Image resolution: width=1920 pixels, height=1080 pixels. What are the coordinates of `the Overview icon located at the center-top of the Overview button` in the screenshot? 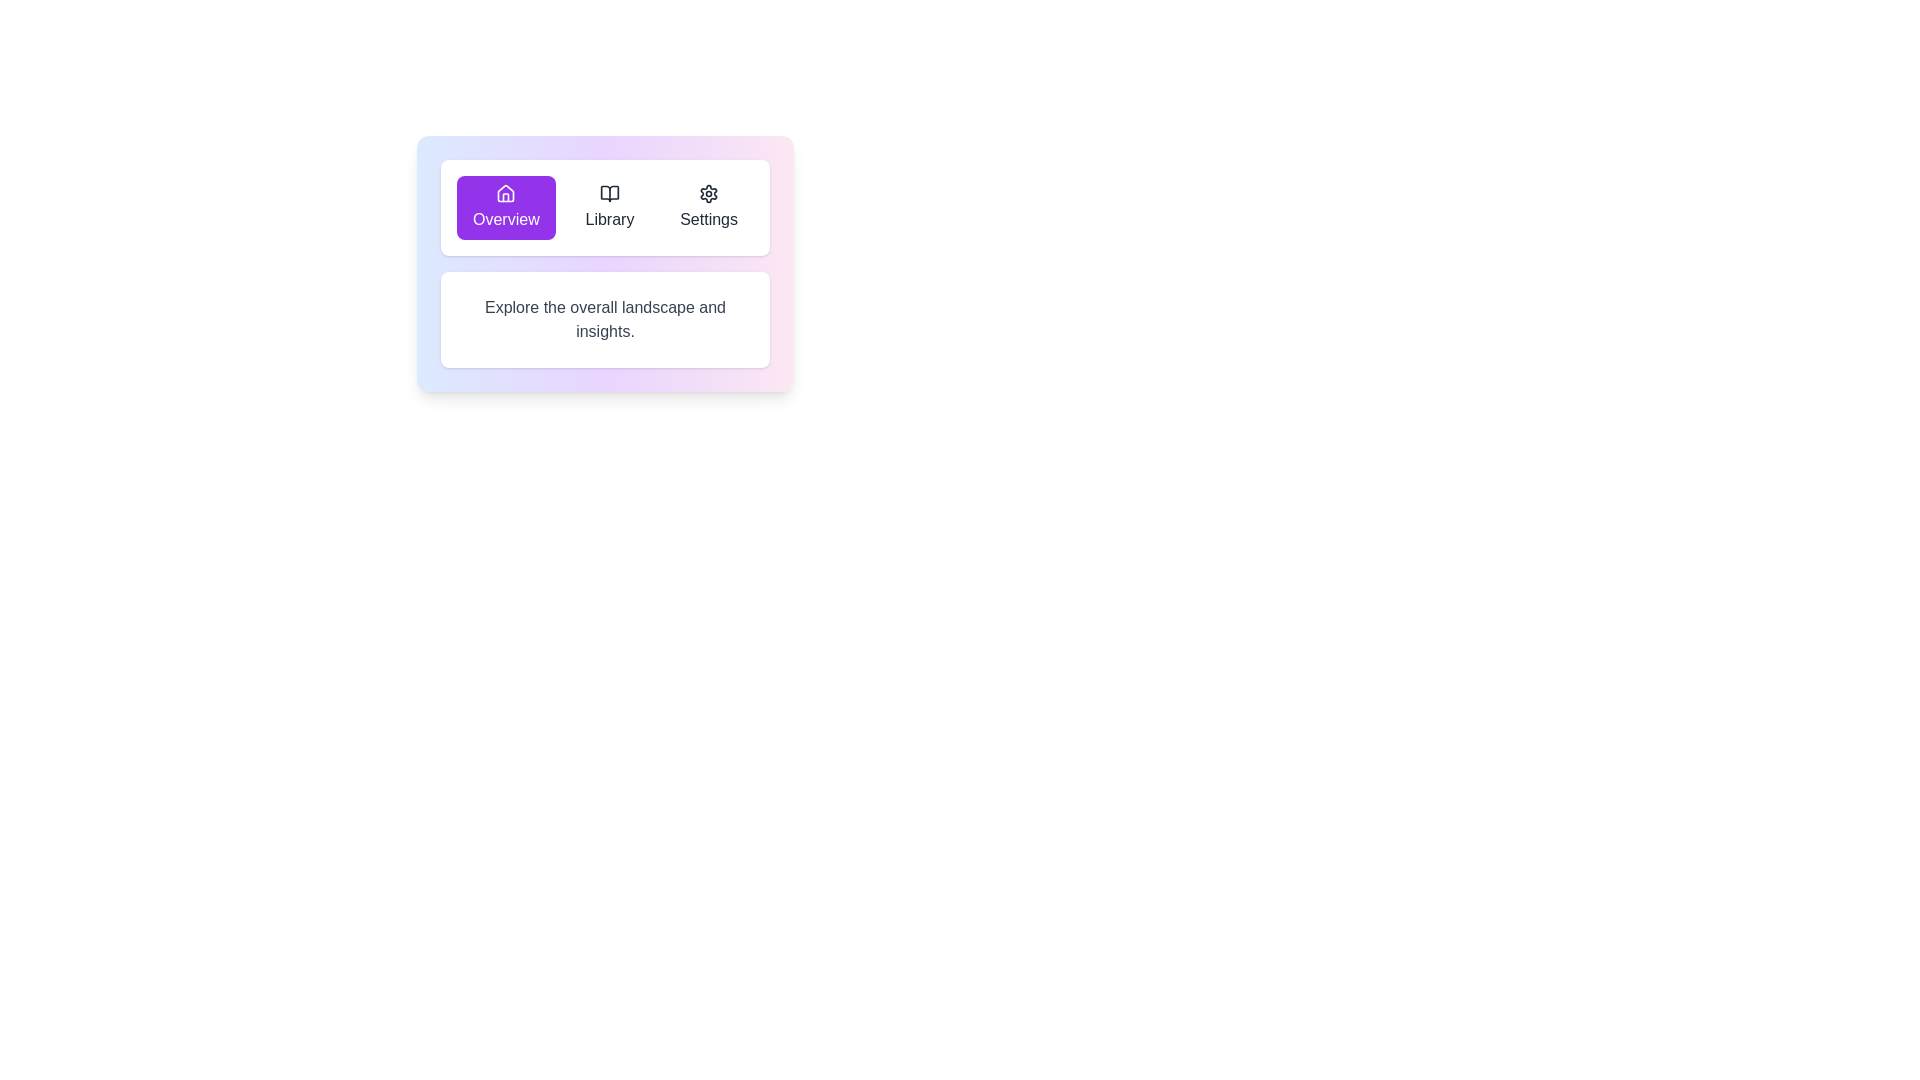 It's located at (506, 193).